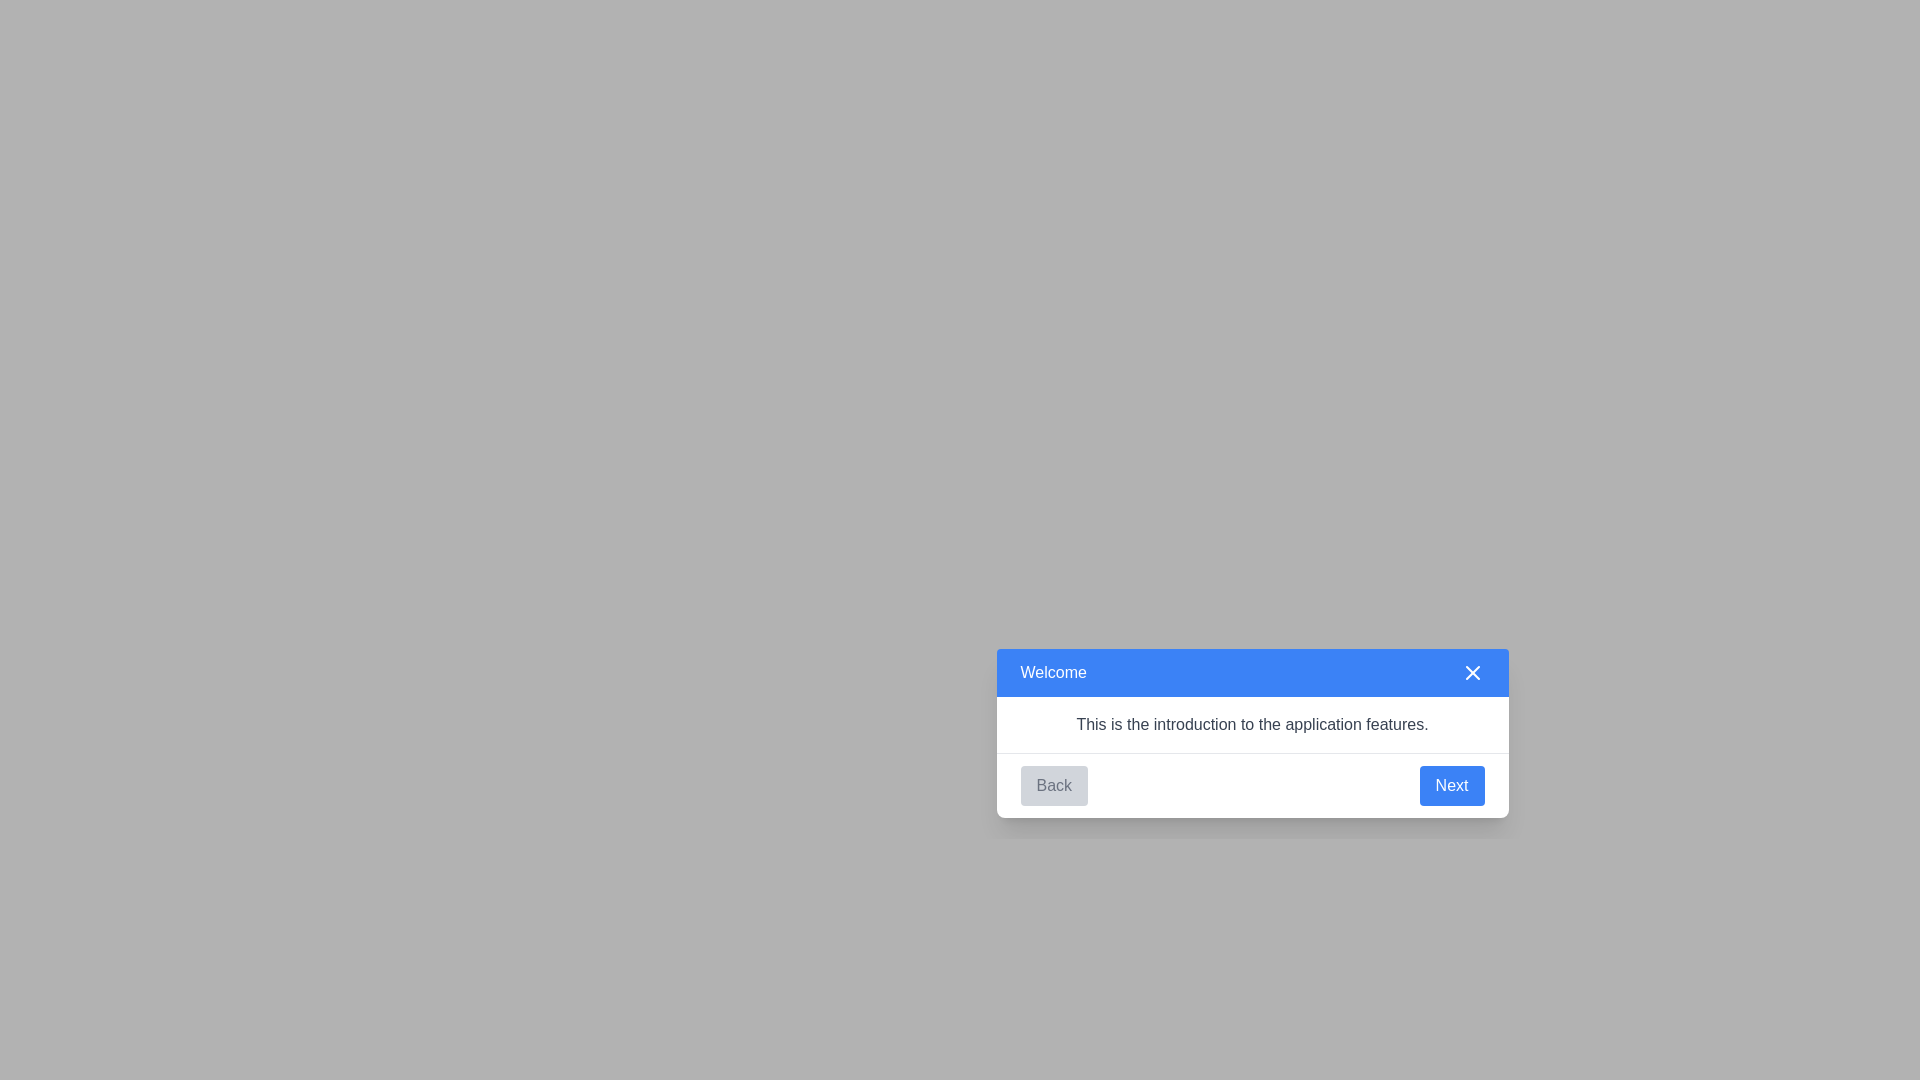 The image size is (1920, 1080). Describe the element at coordinates (1052, 672) in the screenshot. I see `the 'Welcome' text label located on the blue bar at the top of the dialog box, which serves as a title or introductory label` at that location.